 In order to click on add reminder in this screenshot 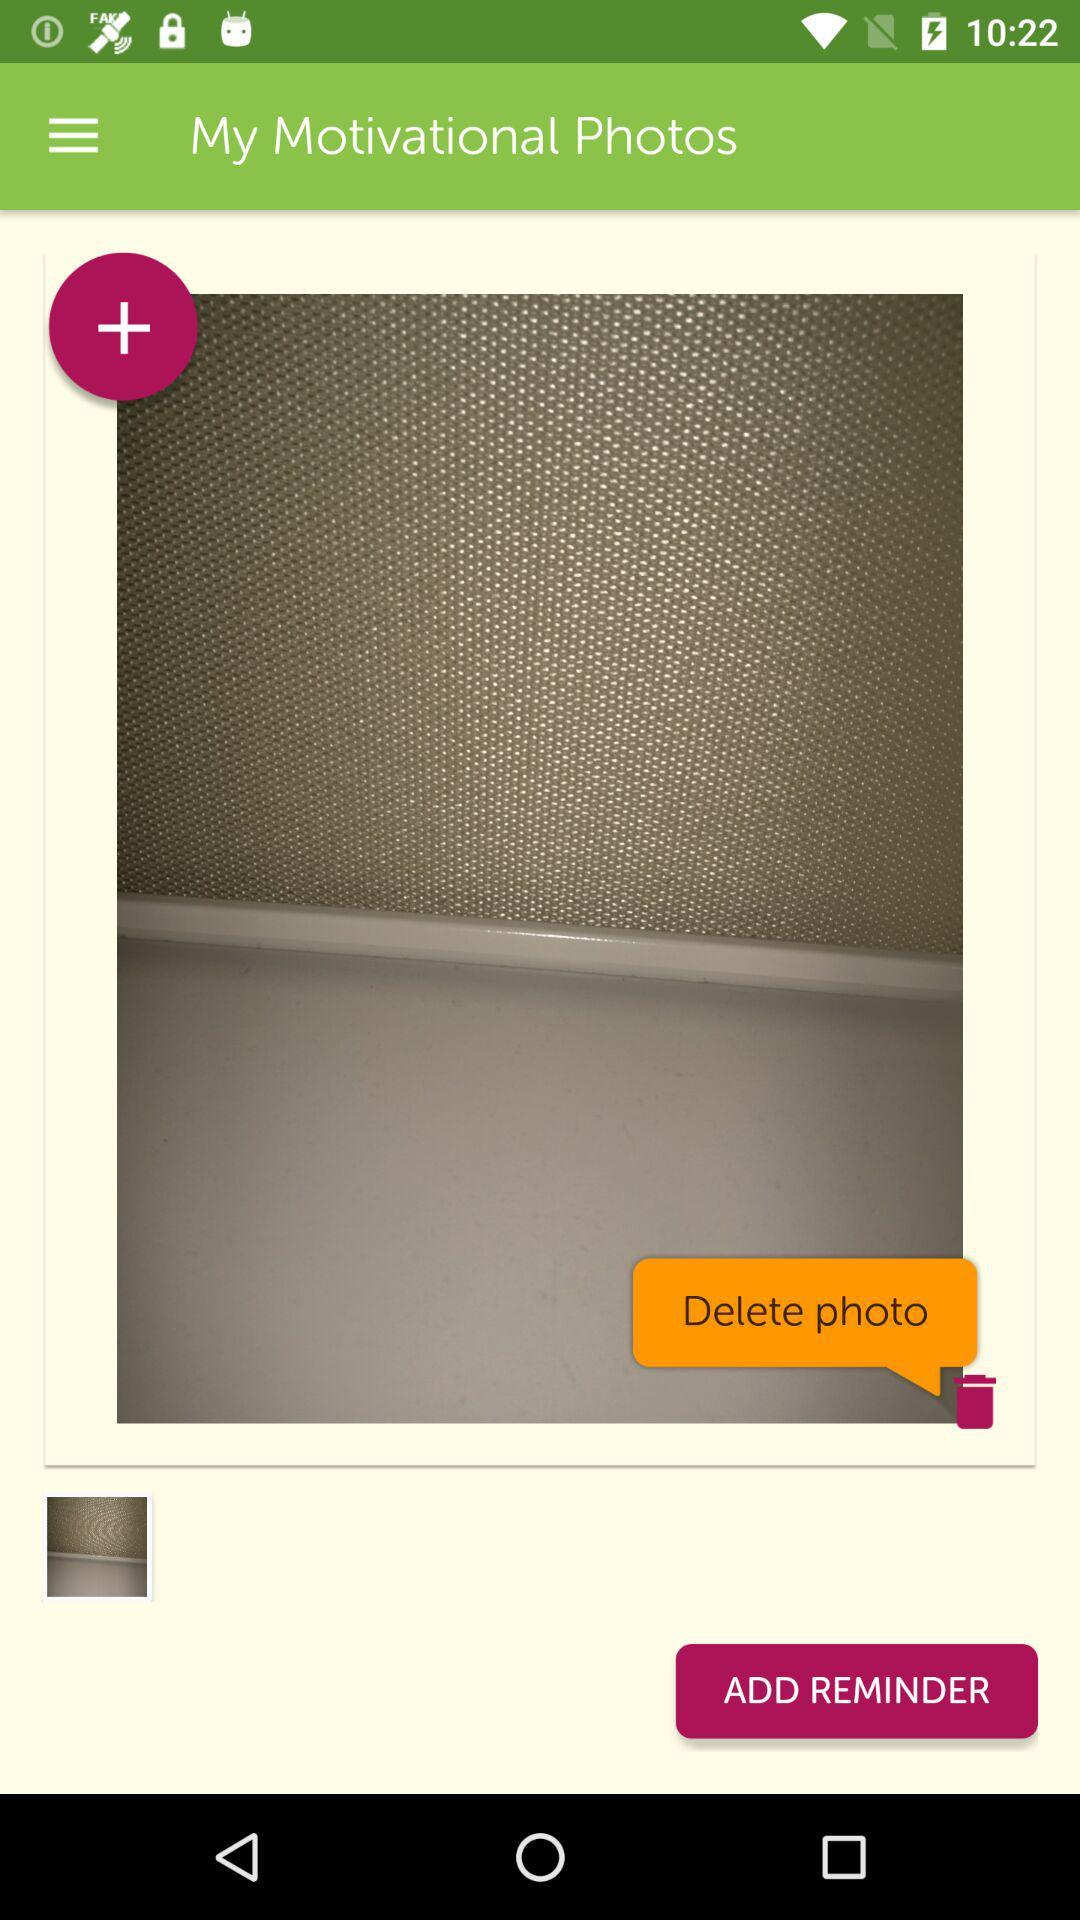, I will do `click(855, 1690)`.